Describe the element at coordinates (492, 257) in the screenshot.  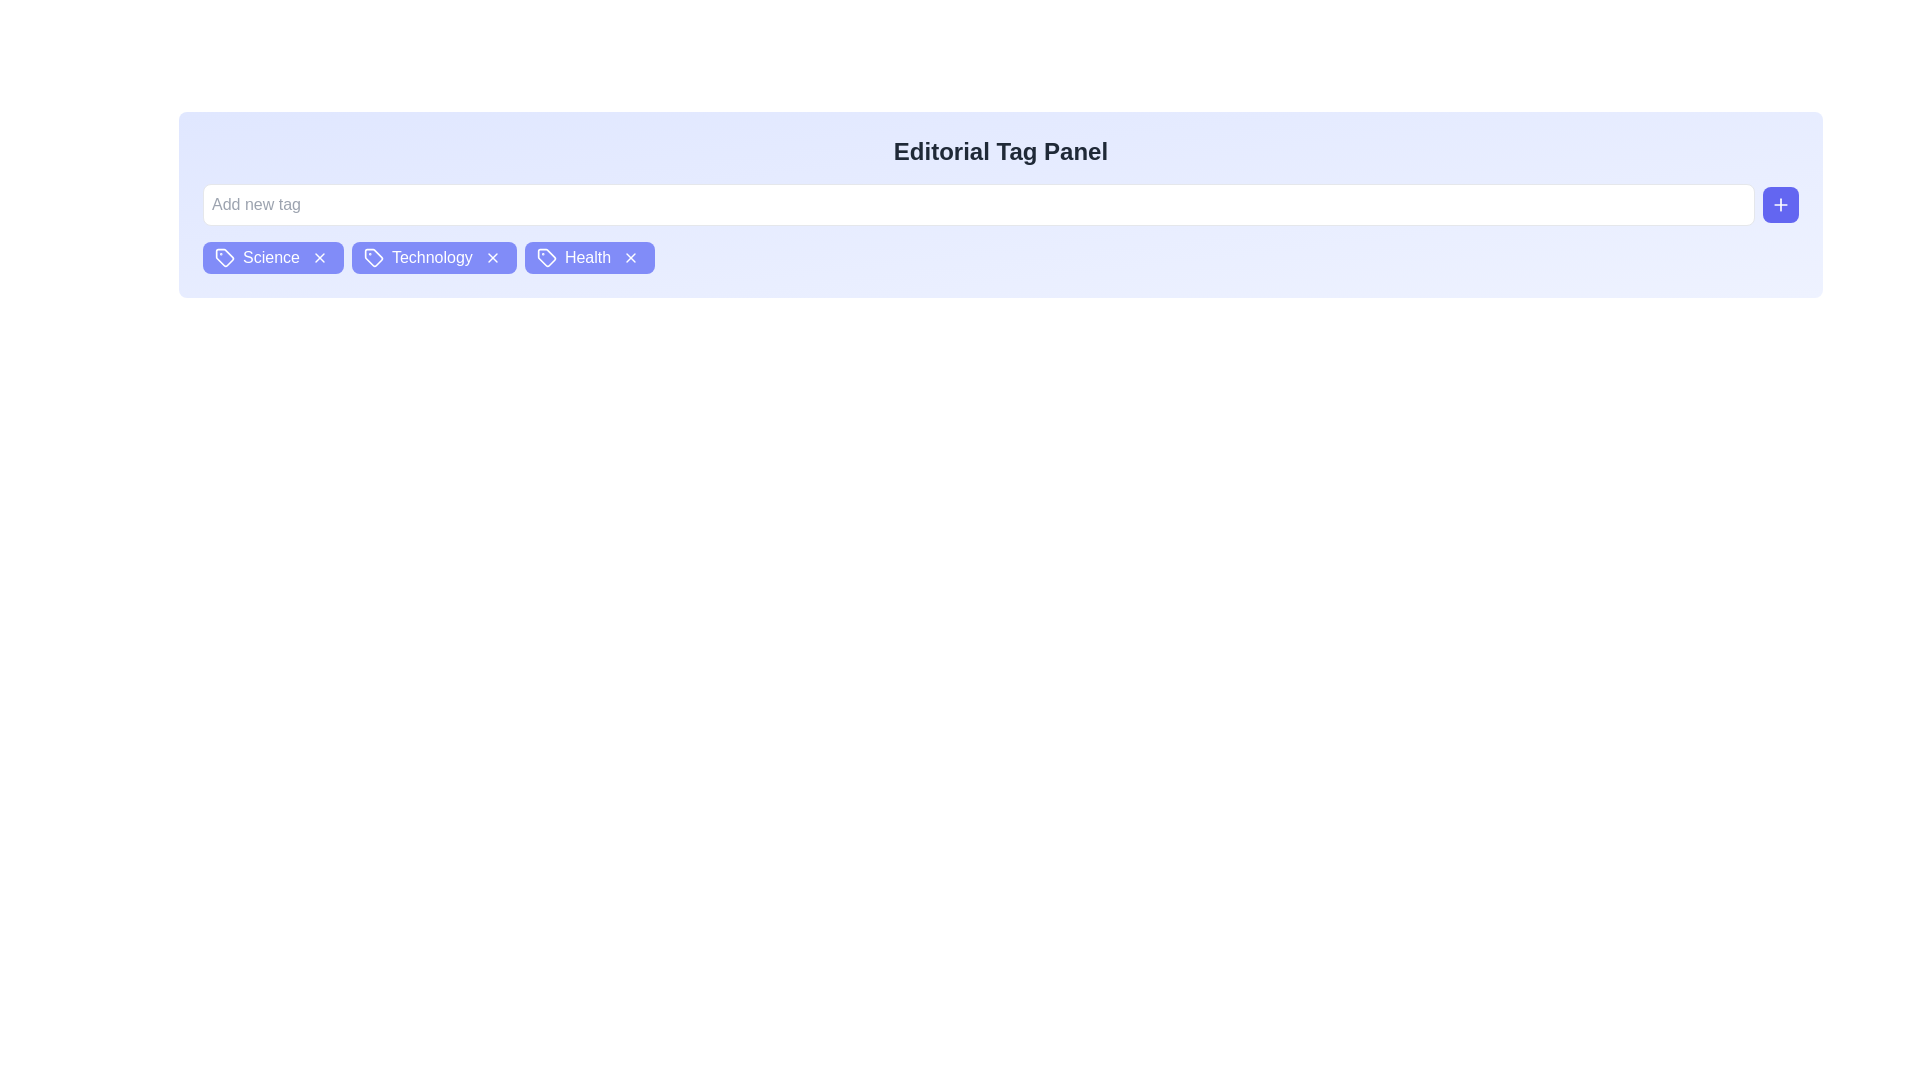
I see `the small SVG icon of a cross ('X') shape located within the button of the 'Technology' tag group, positioned on the far-right beside the text label` at that location.